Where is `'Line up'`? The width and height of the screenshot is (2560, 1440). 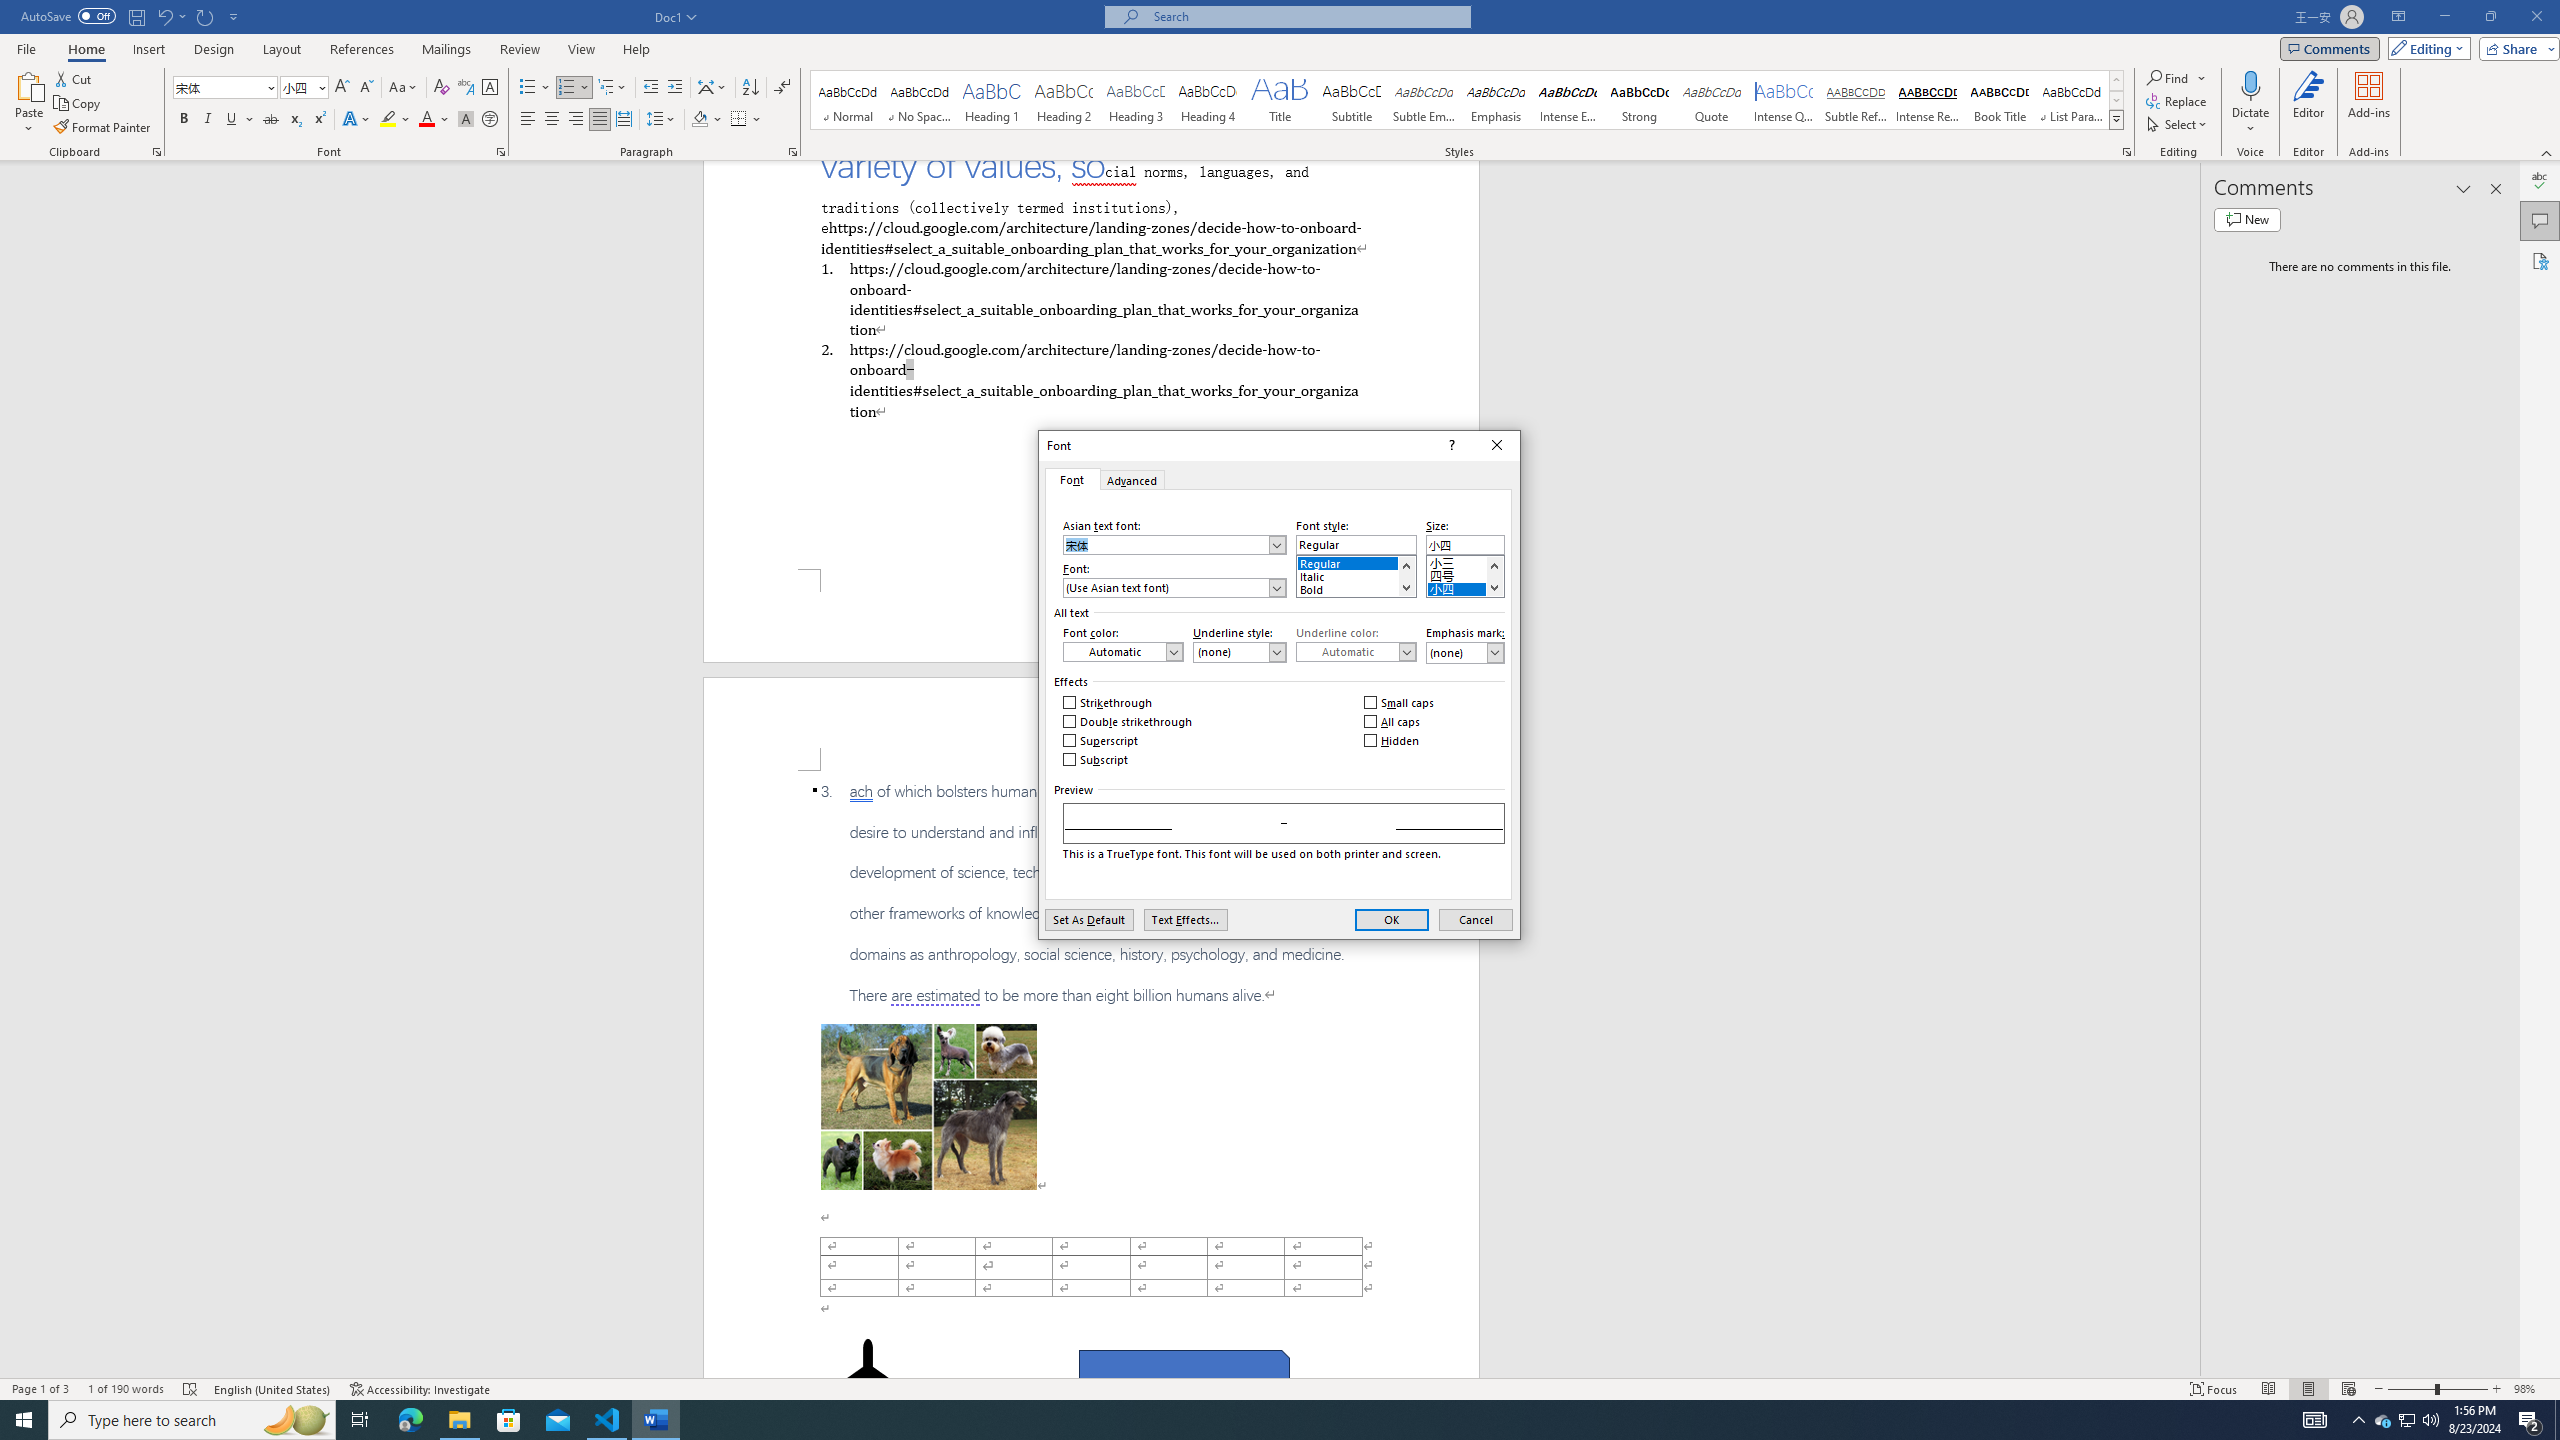 'Line up' is located at coordinates (1492, 564).